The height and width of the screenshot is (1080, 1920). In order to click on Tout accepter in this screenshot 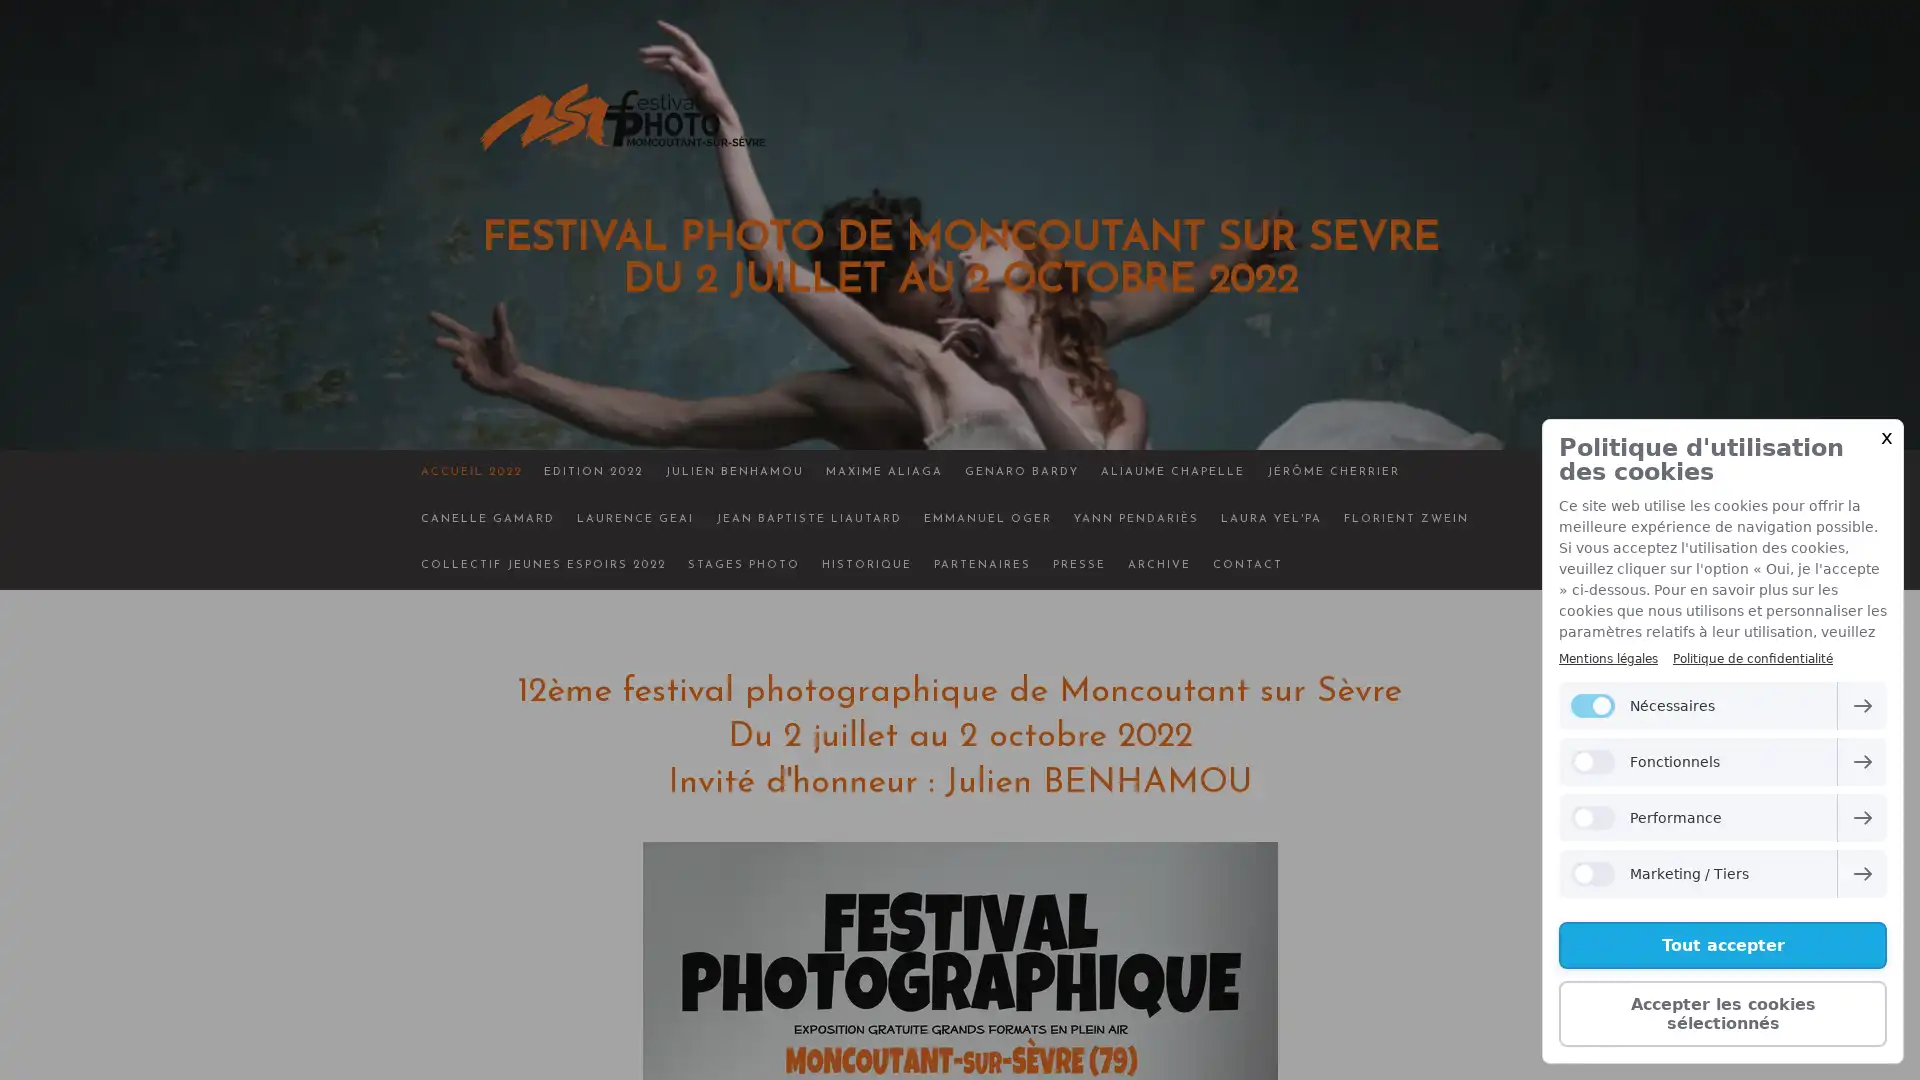, I will do `click(1722, 945)`.